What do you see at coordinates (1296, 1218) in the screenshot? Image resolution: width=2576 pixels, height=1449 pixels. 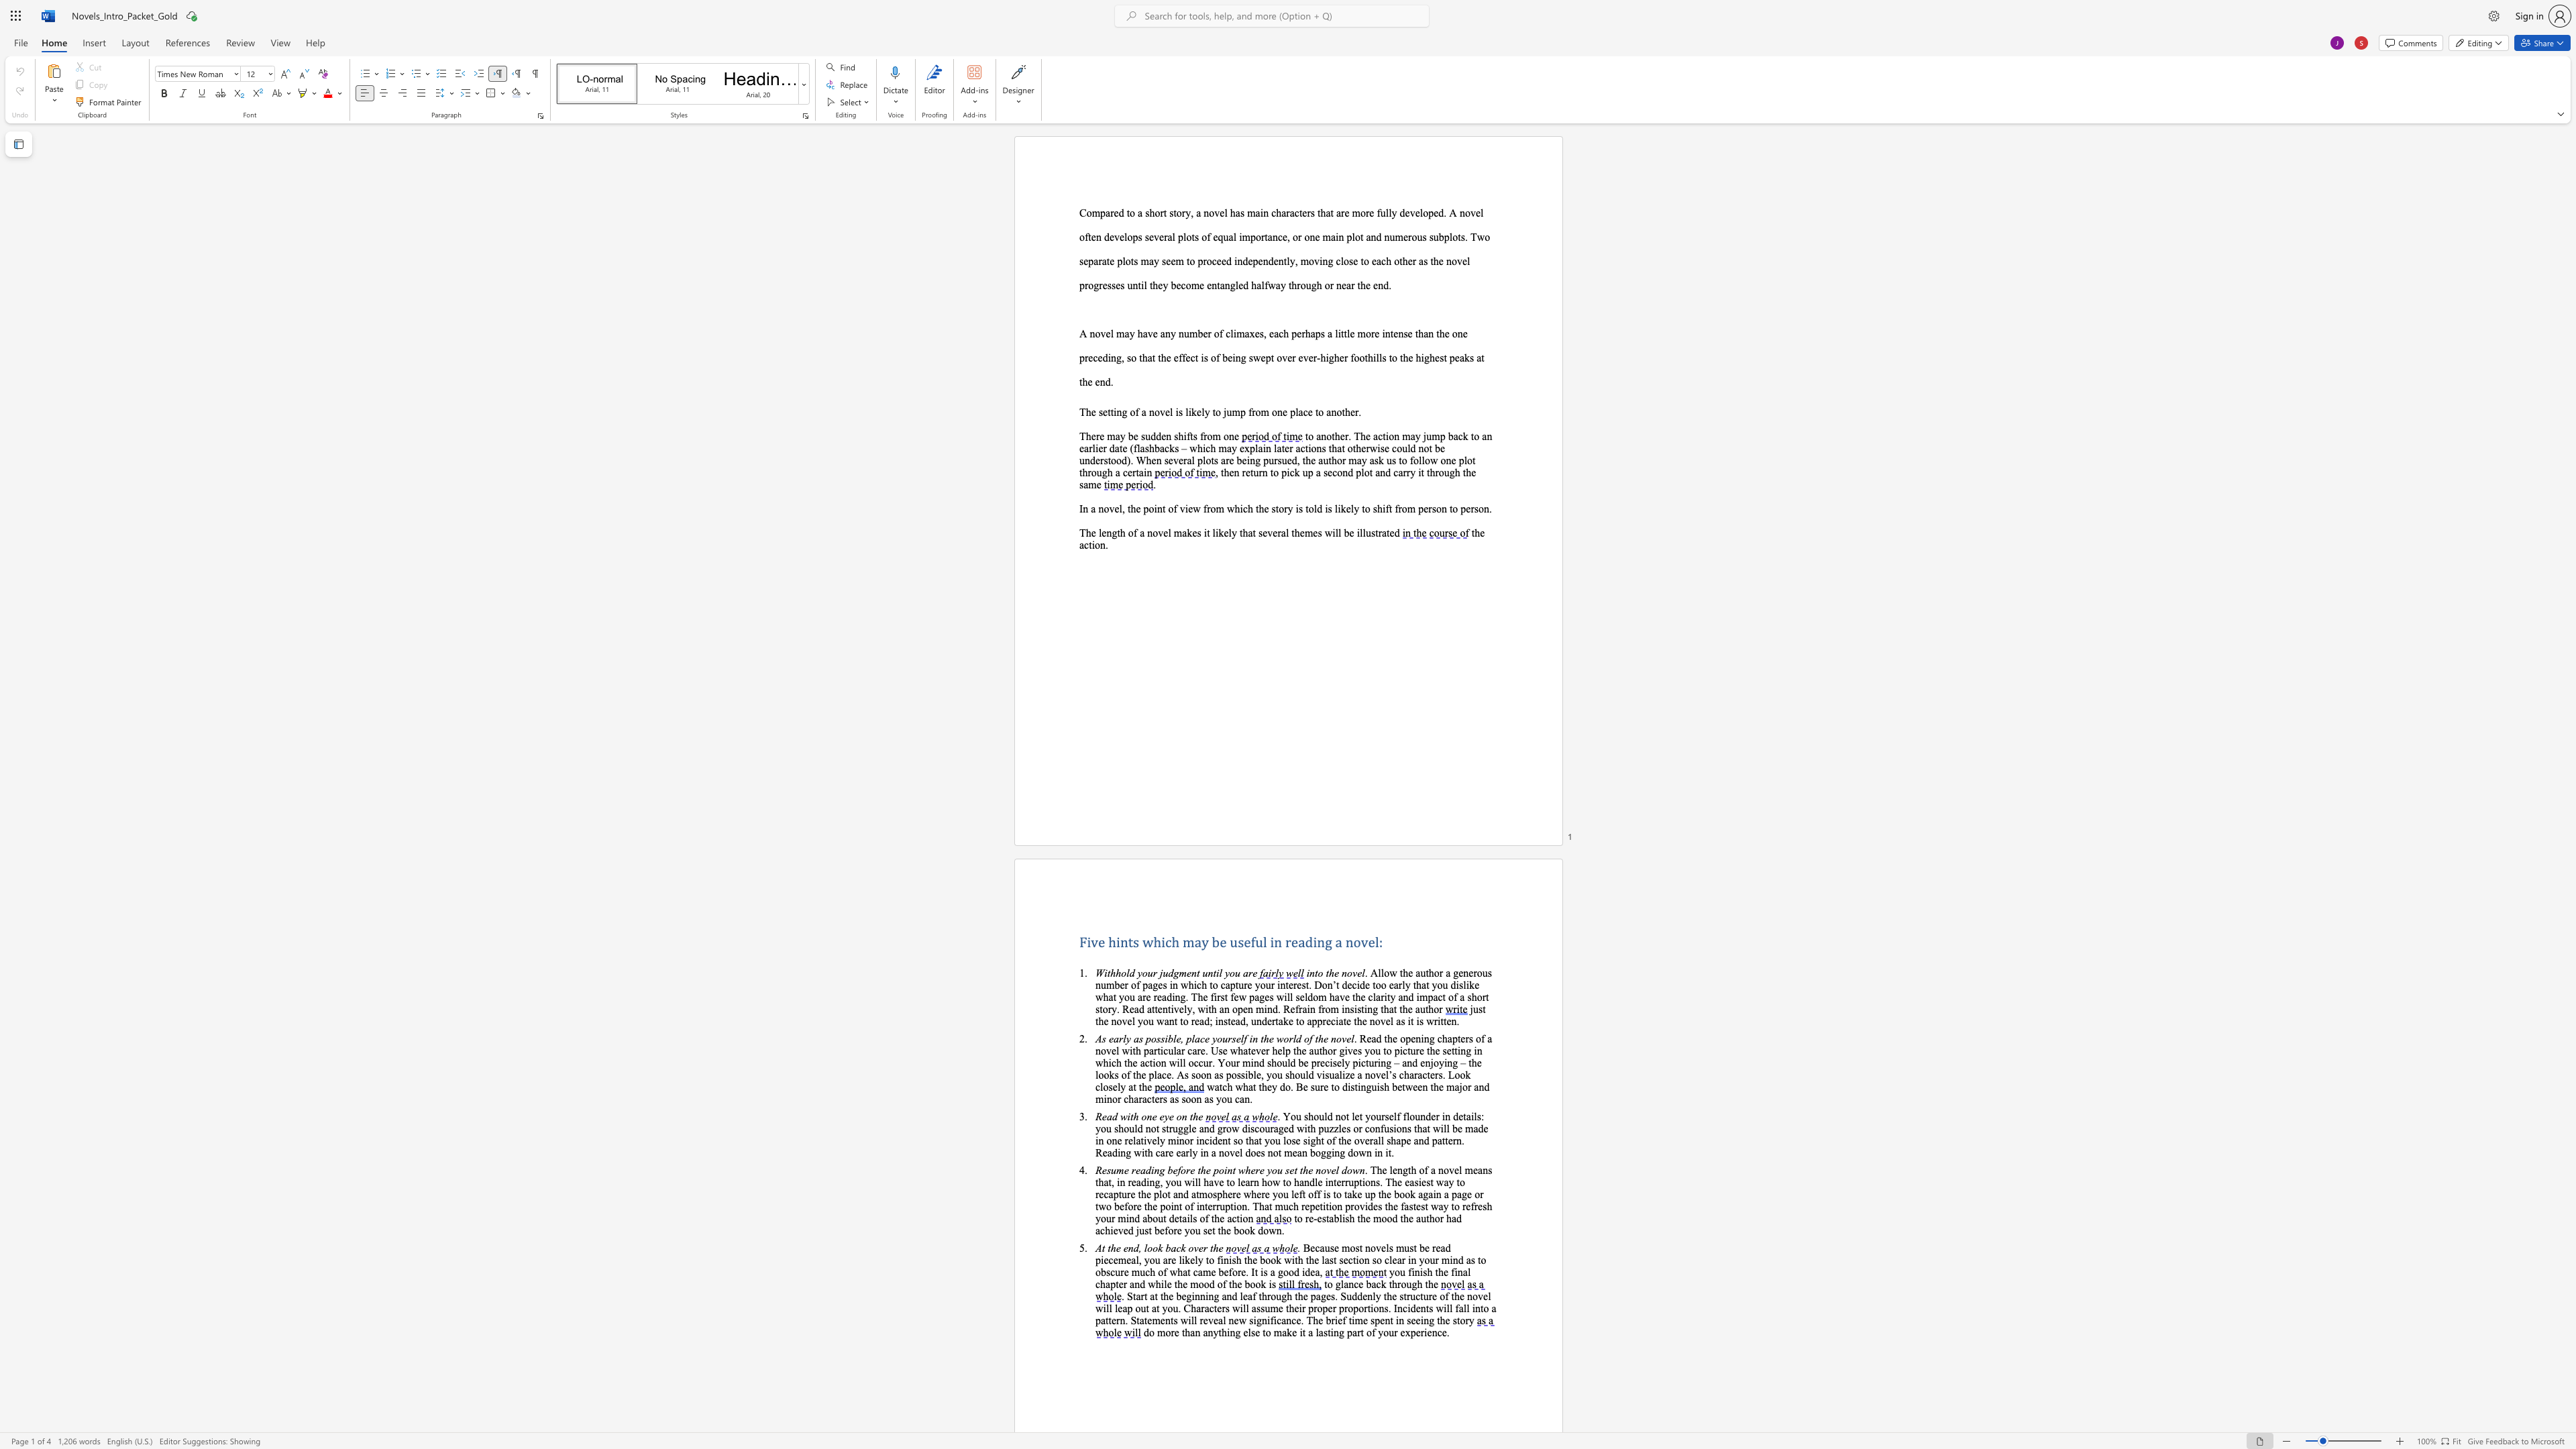 I see `the subset text "o re-establish the mood the author had achiev" within the text "to re-establish the mood the author had achieved just before you set the book down."` at bounding box center [1296, 1218].